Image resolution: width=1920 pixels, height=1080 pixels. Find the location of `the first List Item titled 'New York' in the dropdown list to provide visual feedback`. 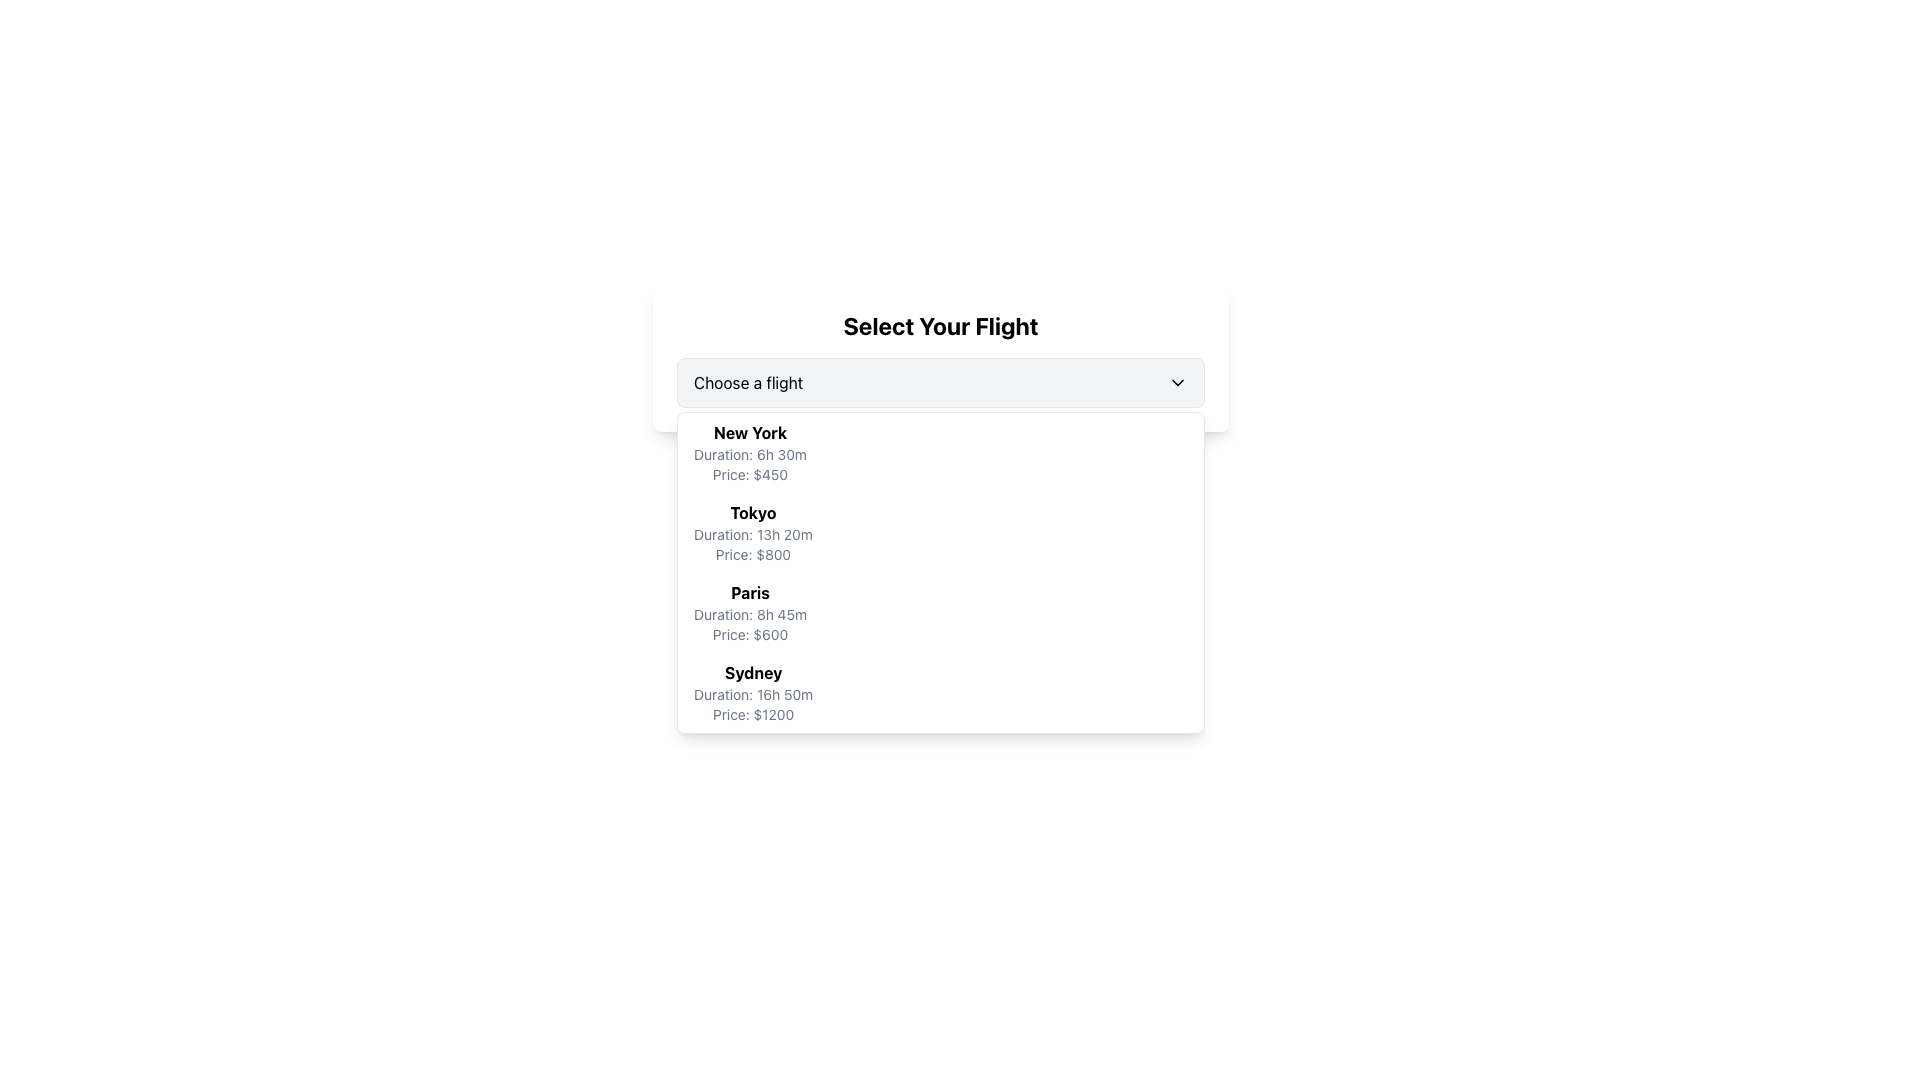

the first List Item titled 'New York' in the dropdown list to provide visual feedback is located at coordinates (939, 452).